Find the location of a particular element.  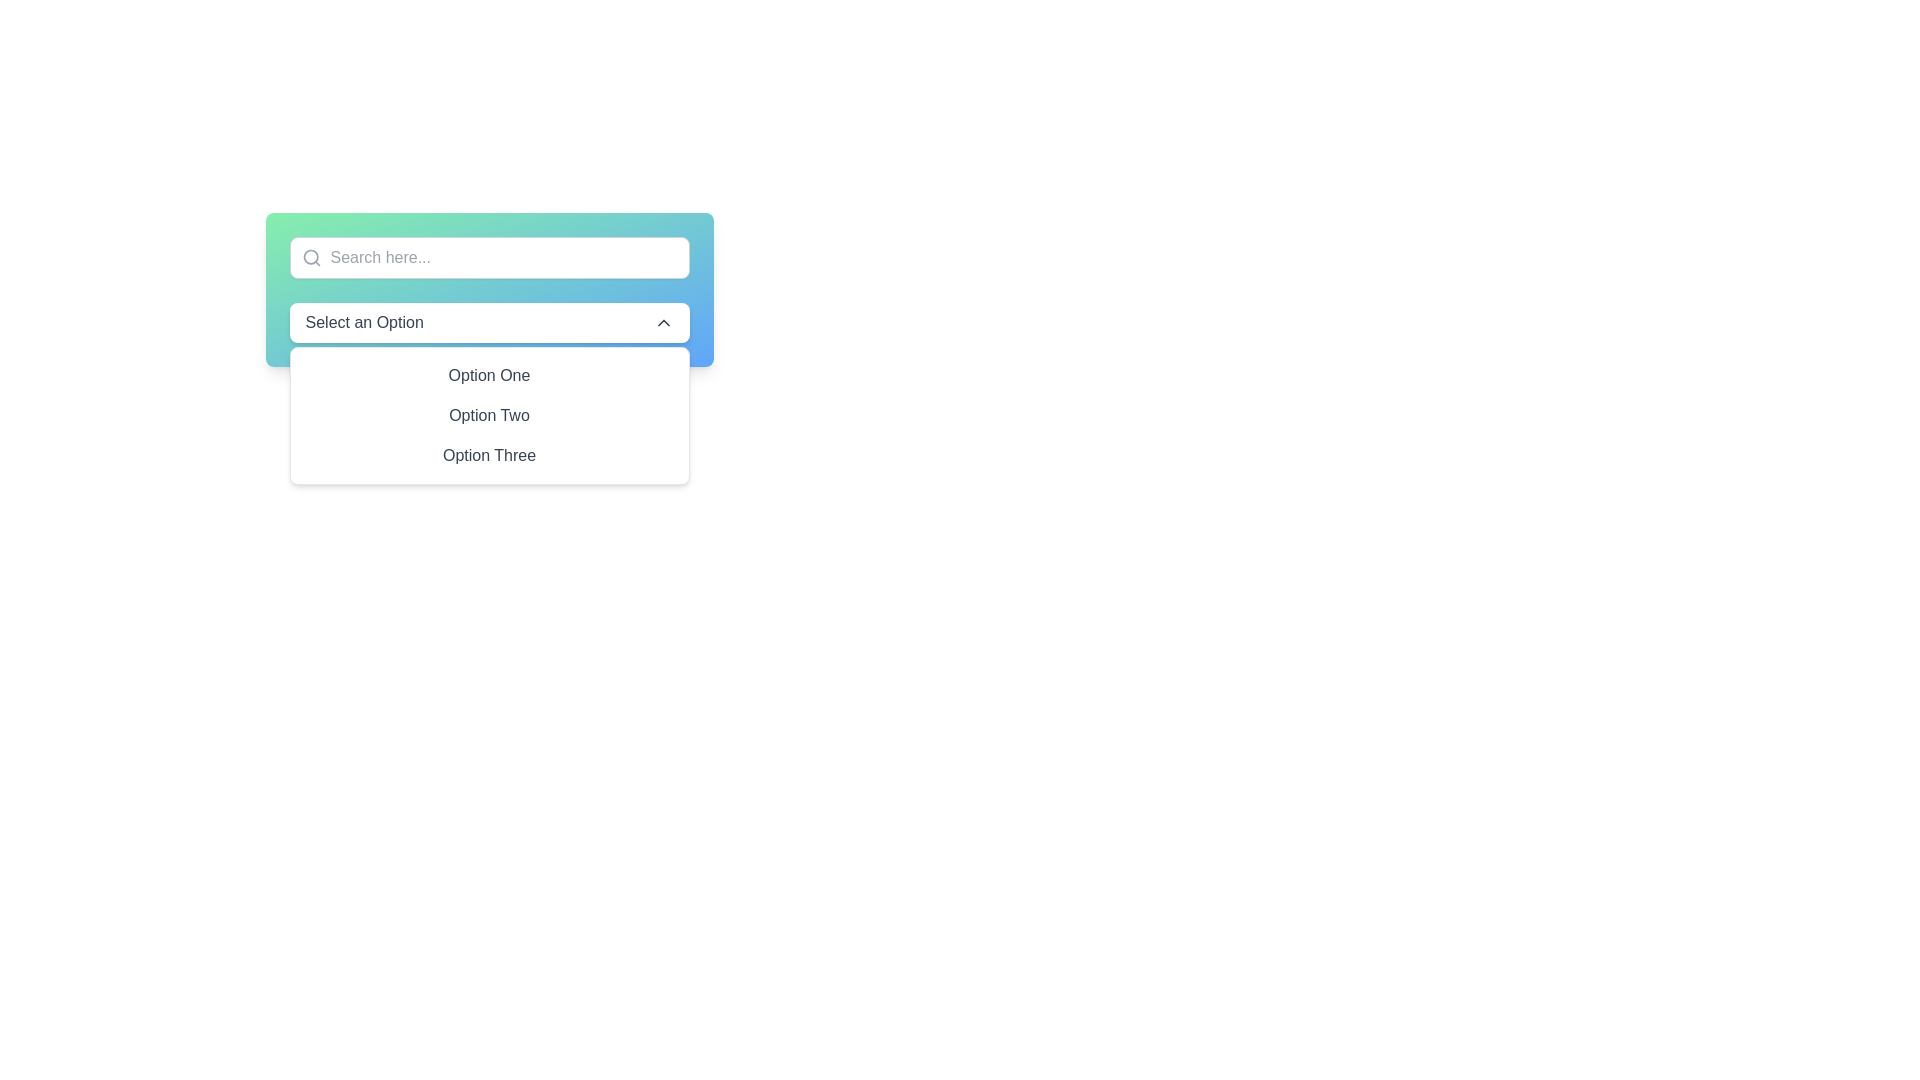

the 'Option Two' item in the dropdown menu is located at coordinates (489, 415).